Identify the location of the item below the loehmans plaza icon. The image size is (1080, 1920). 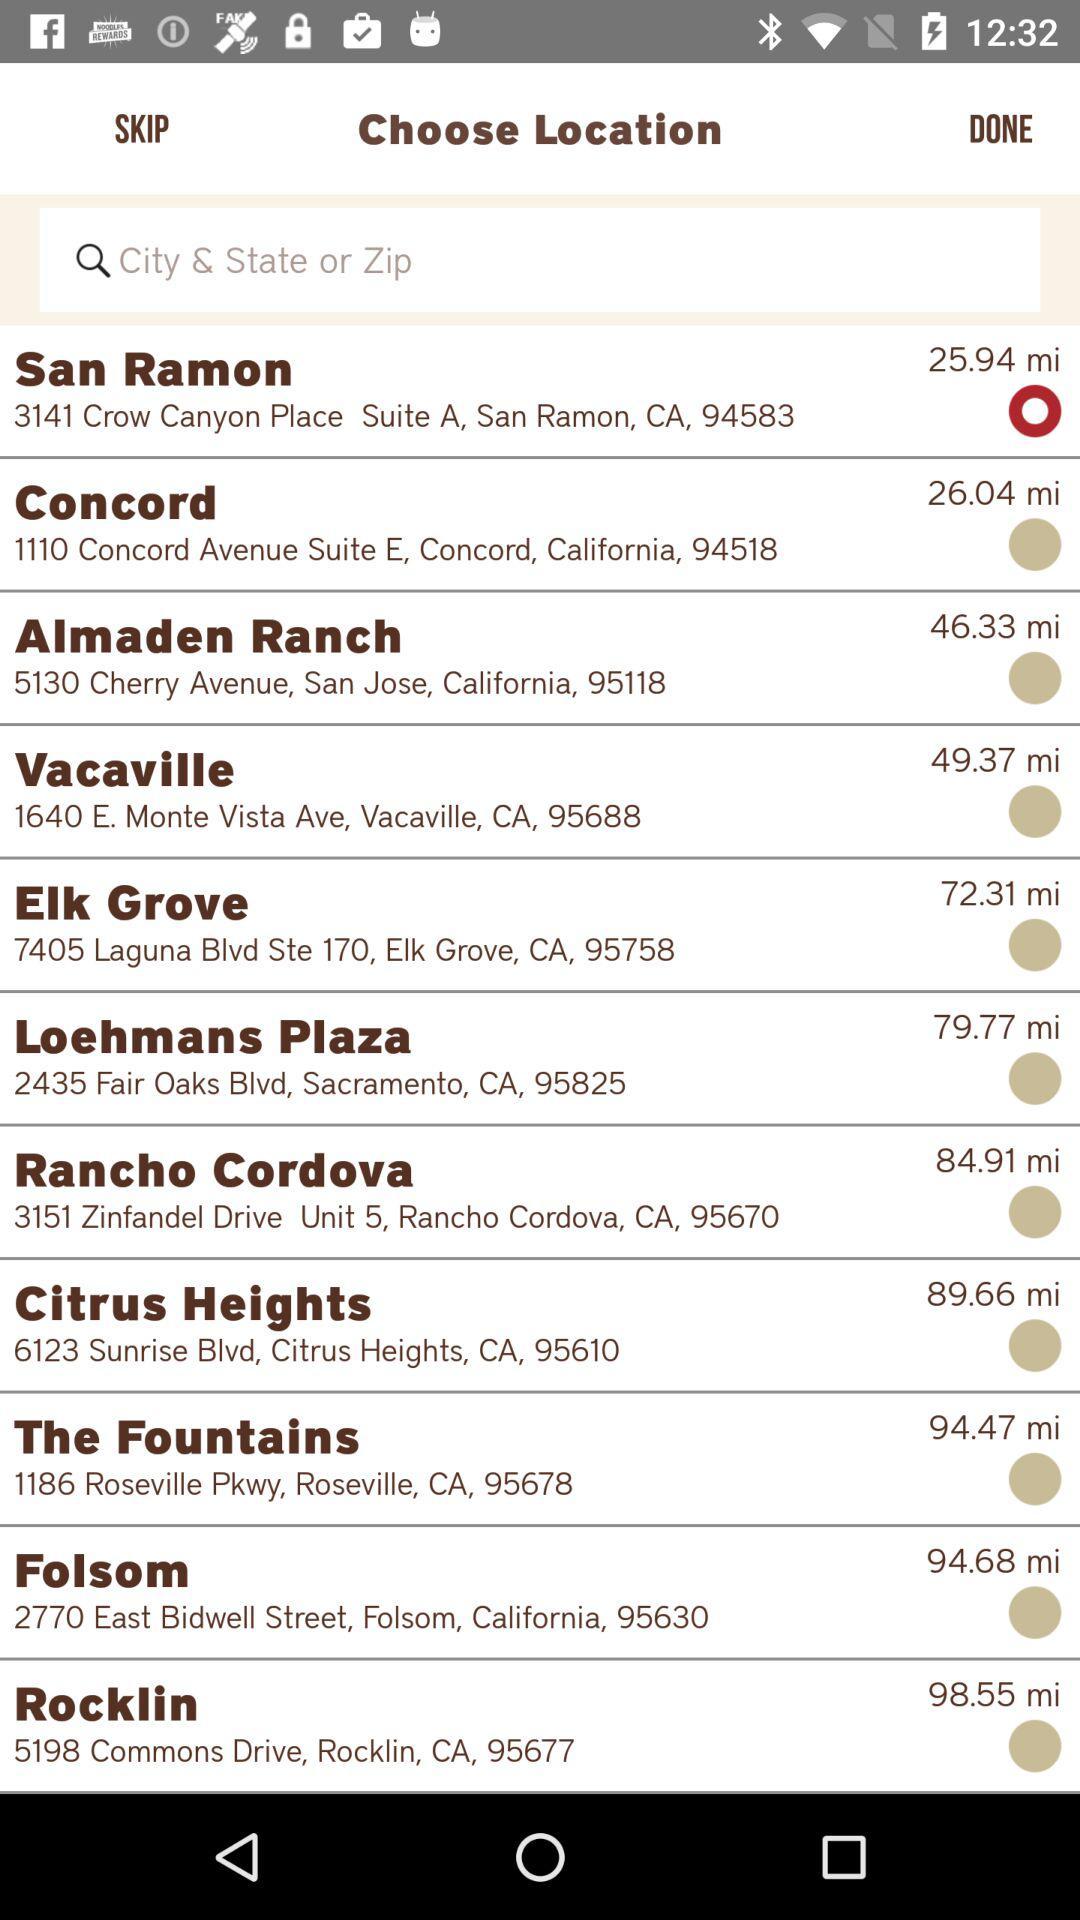
(460, 1082).